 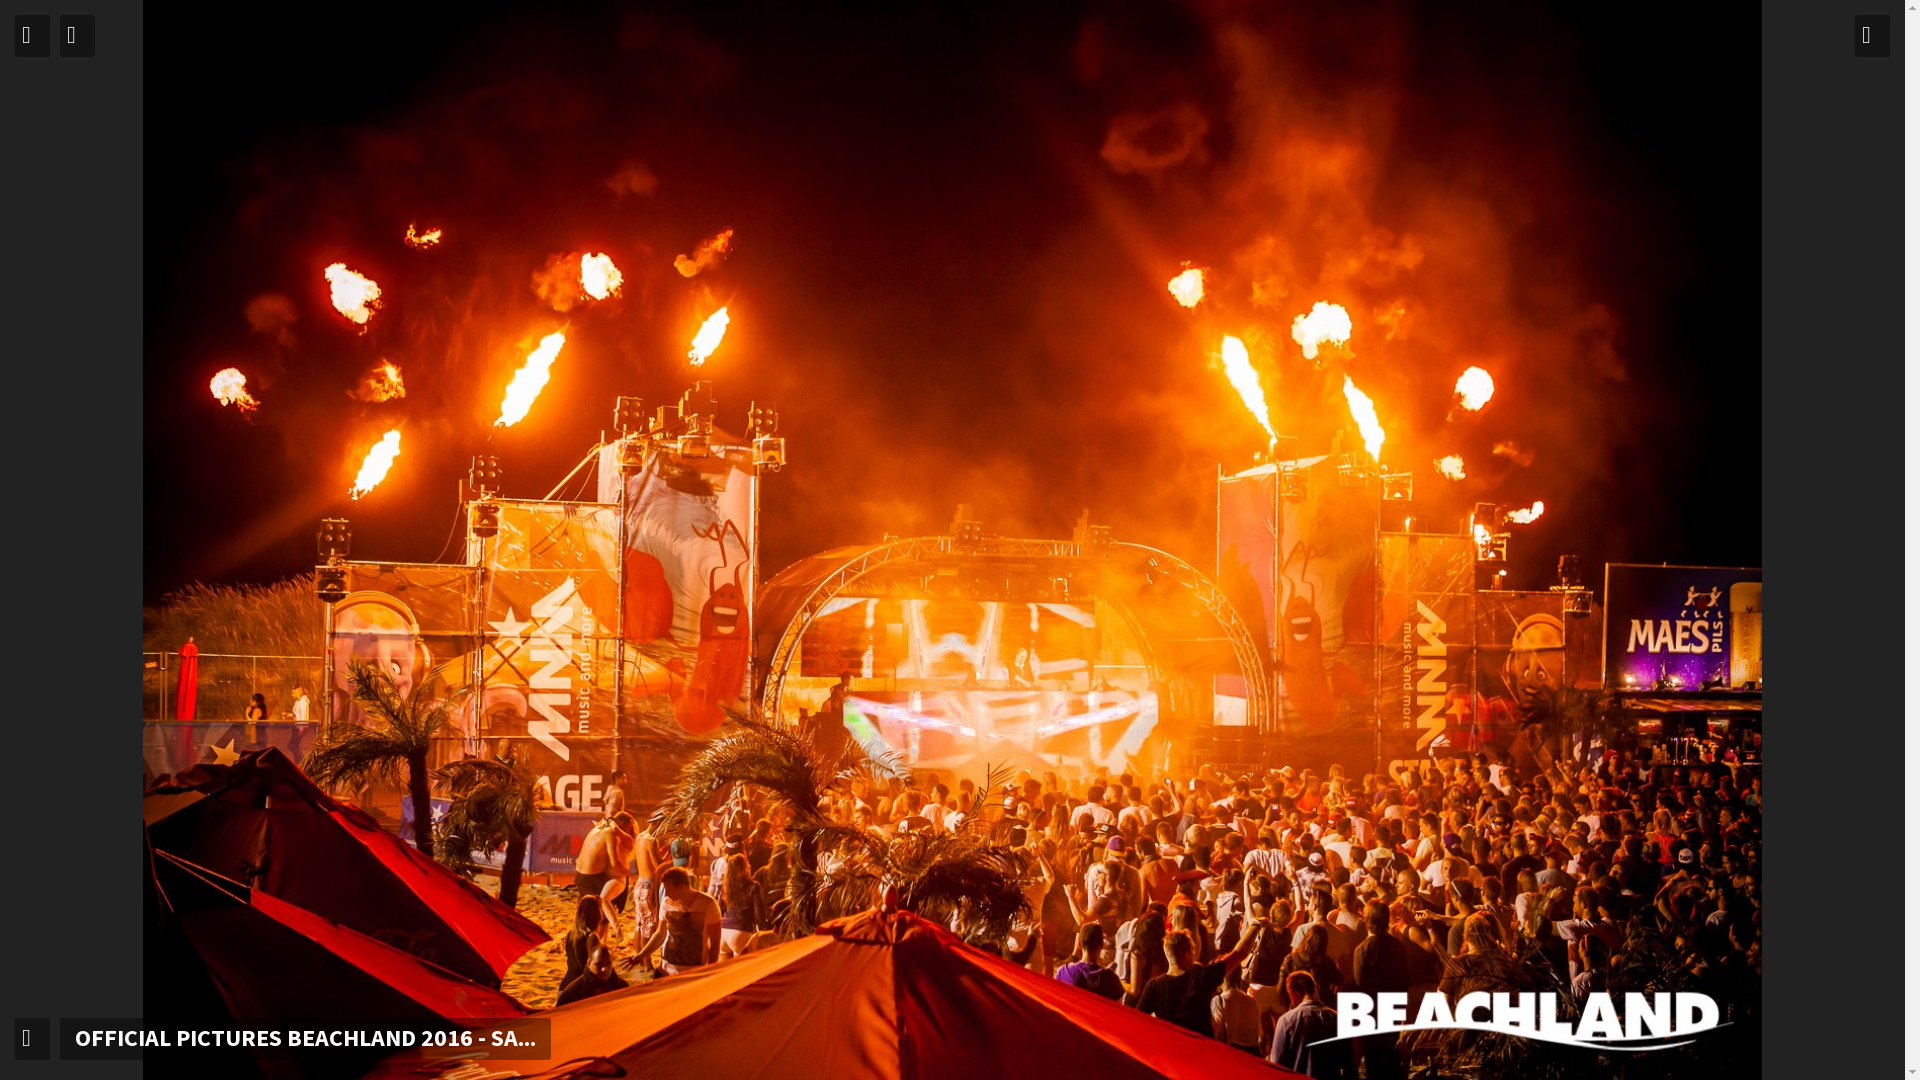 What do you see at coordinates (32, 35) in the screenshot?
I see `' '` at bounding box center [32, 35].